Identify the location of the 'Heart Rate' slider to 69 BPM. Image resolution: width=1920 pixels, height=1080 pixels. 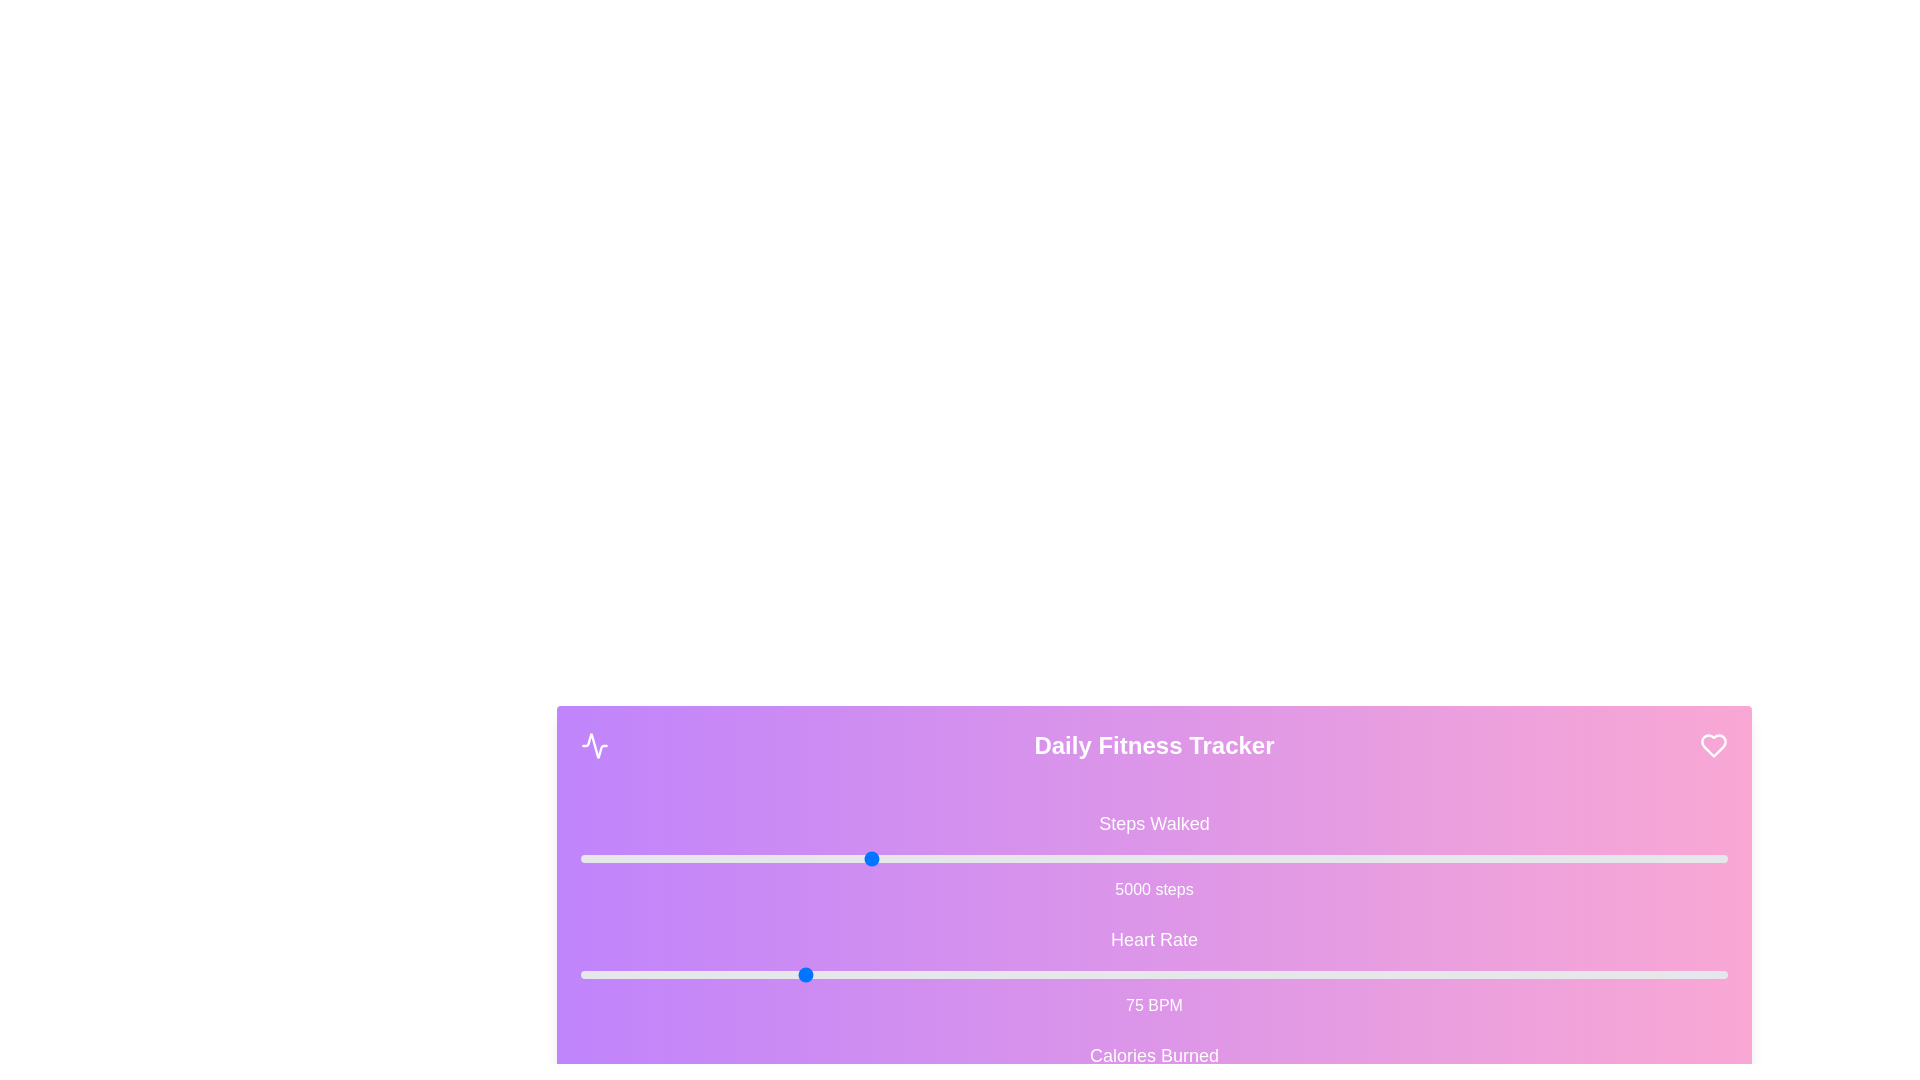
(747, 974).